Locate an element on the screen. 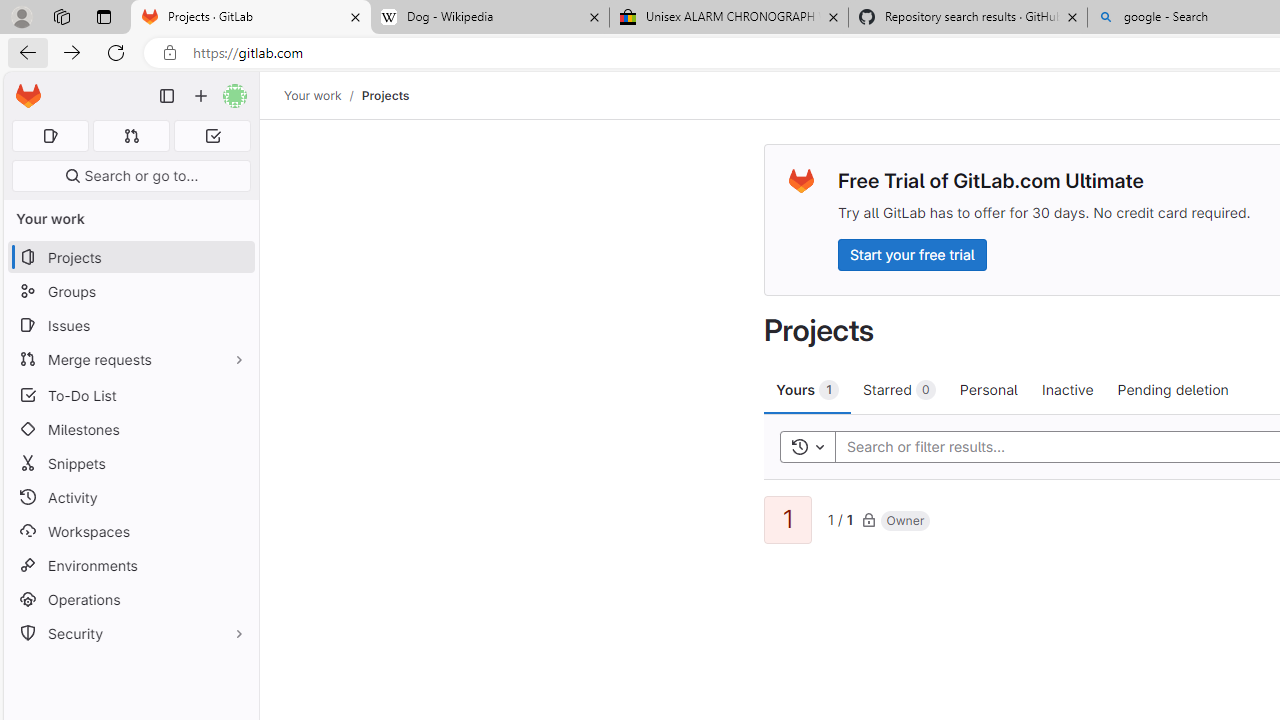 The height and width of the screenshot is (720, 1280). 'Your work' is located at coordinates (311, 95).